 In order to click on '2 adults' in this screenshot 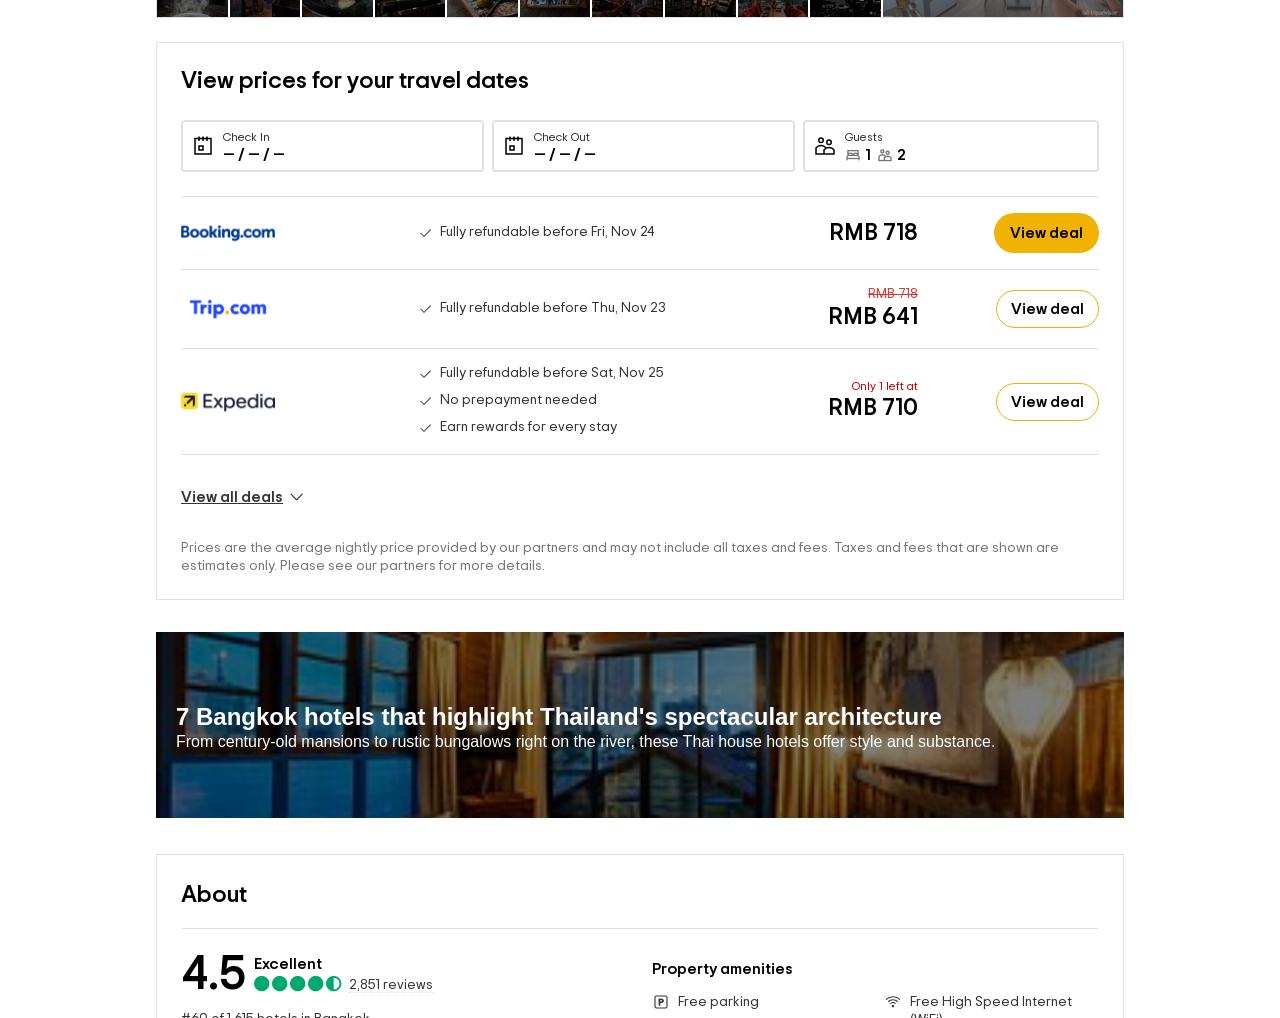, I will do `click(927, 121)`.